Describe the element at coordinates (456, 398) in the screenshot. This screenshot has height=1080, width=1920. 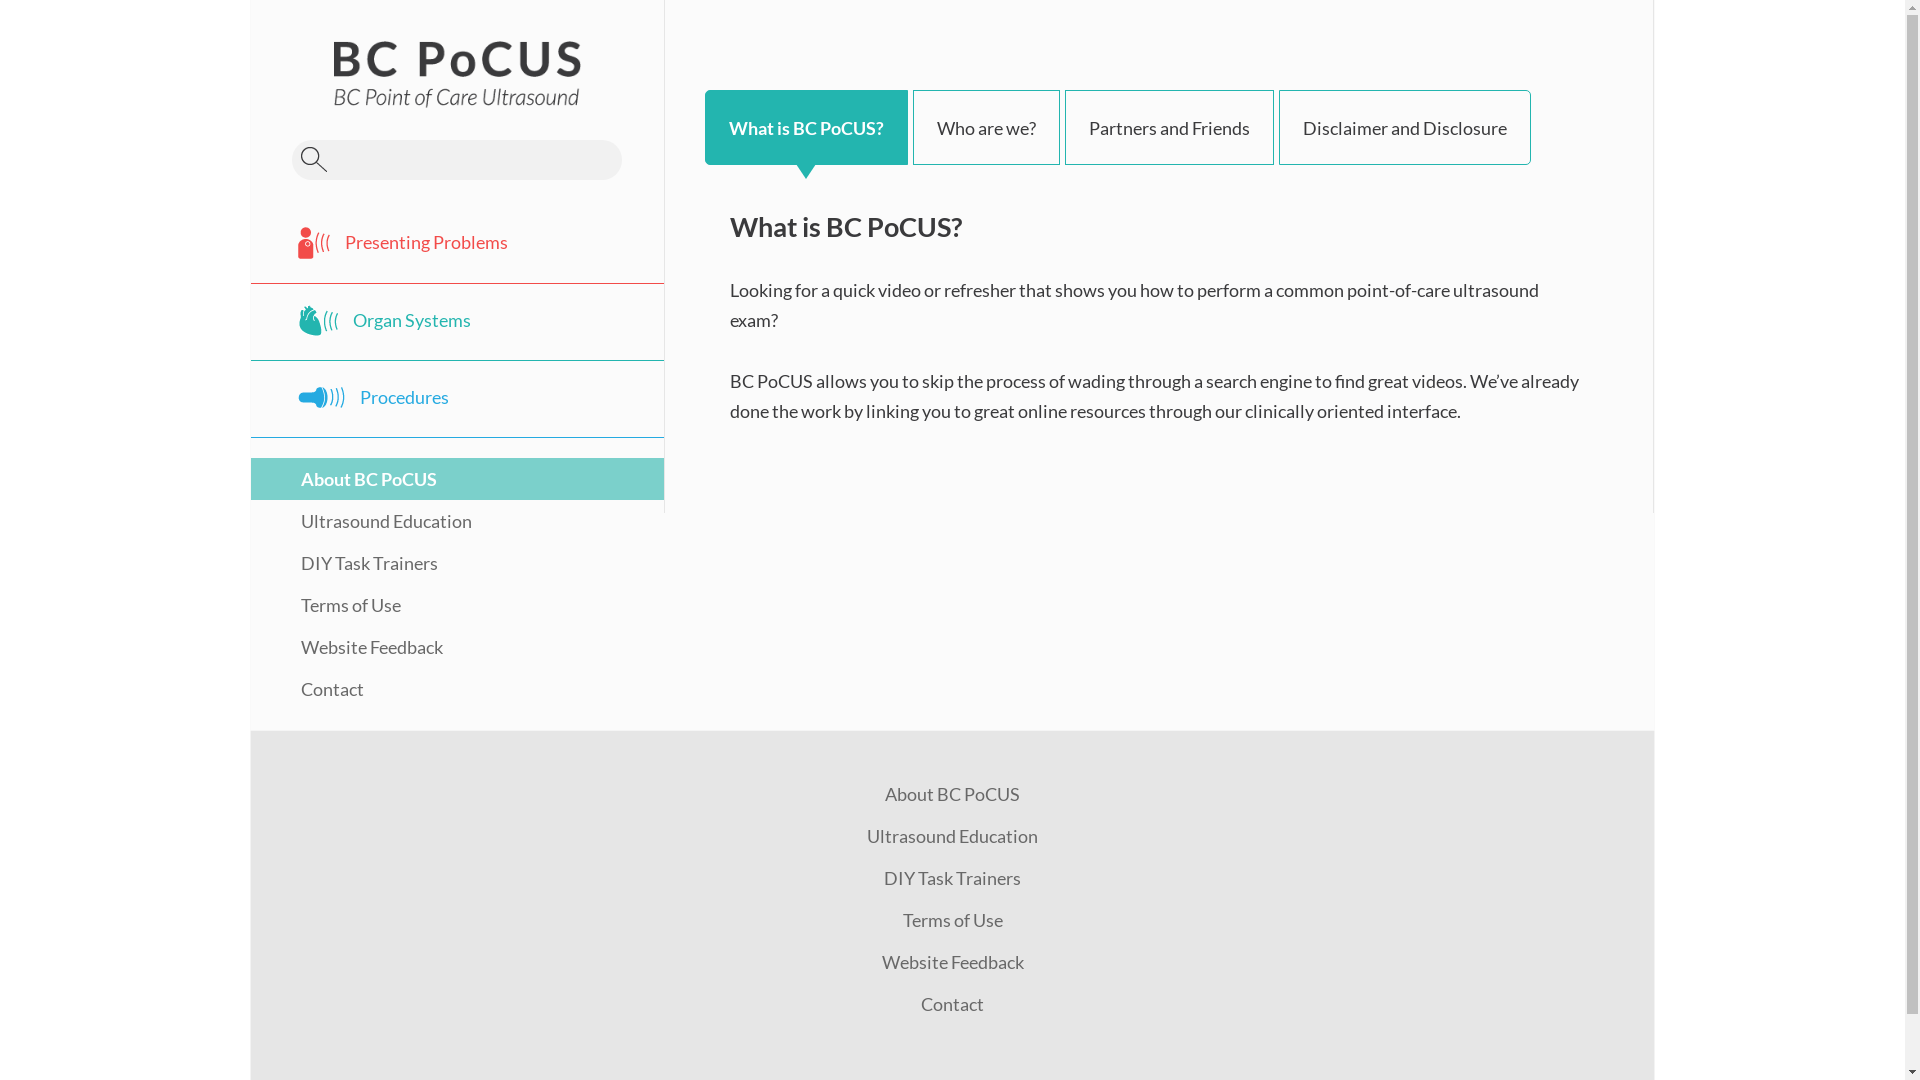
I see `'Procedures'` at that location.